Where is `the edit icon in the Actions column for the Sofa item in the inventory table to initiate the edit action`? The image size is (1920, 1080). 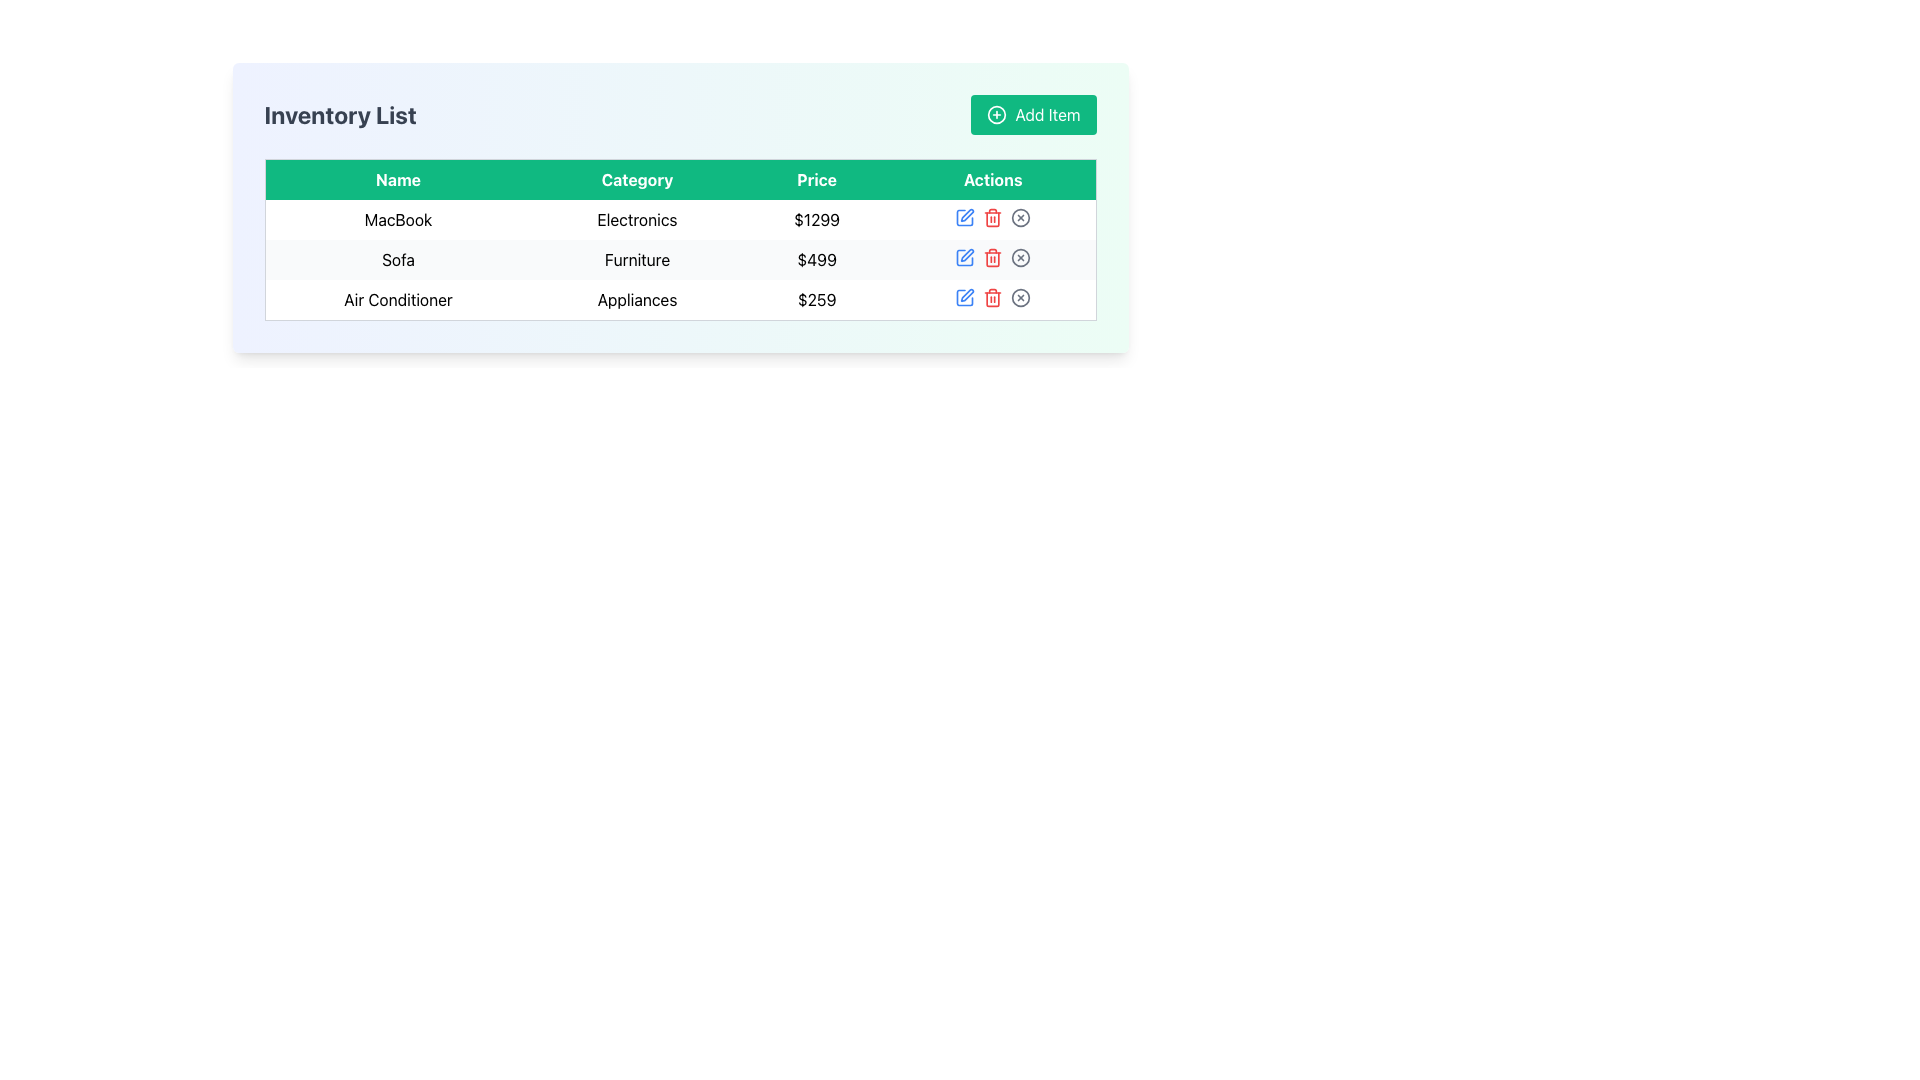
the edit icon in the Actions column for the Sofa item in the inventory table to initiate the edit action is located at coordinates (967, 254).